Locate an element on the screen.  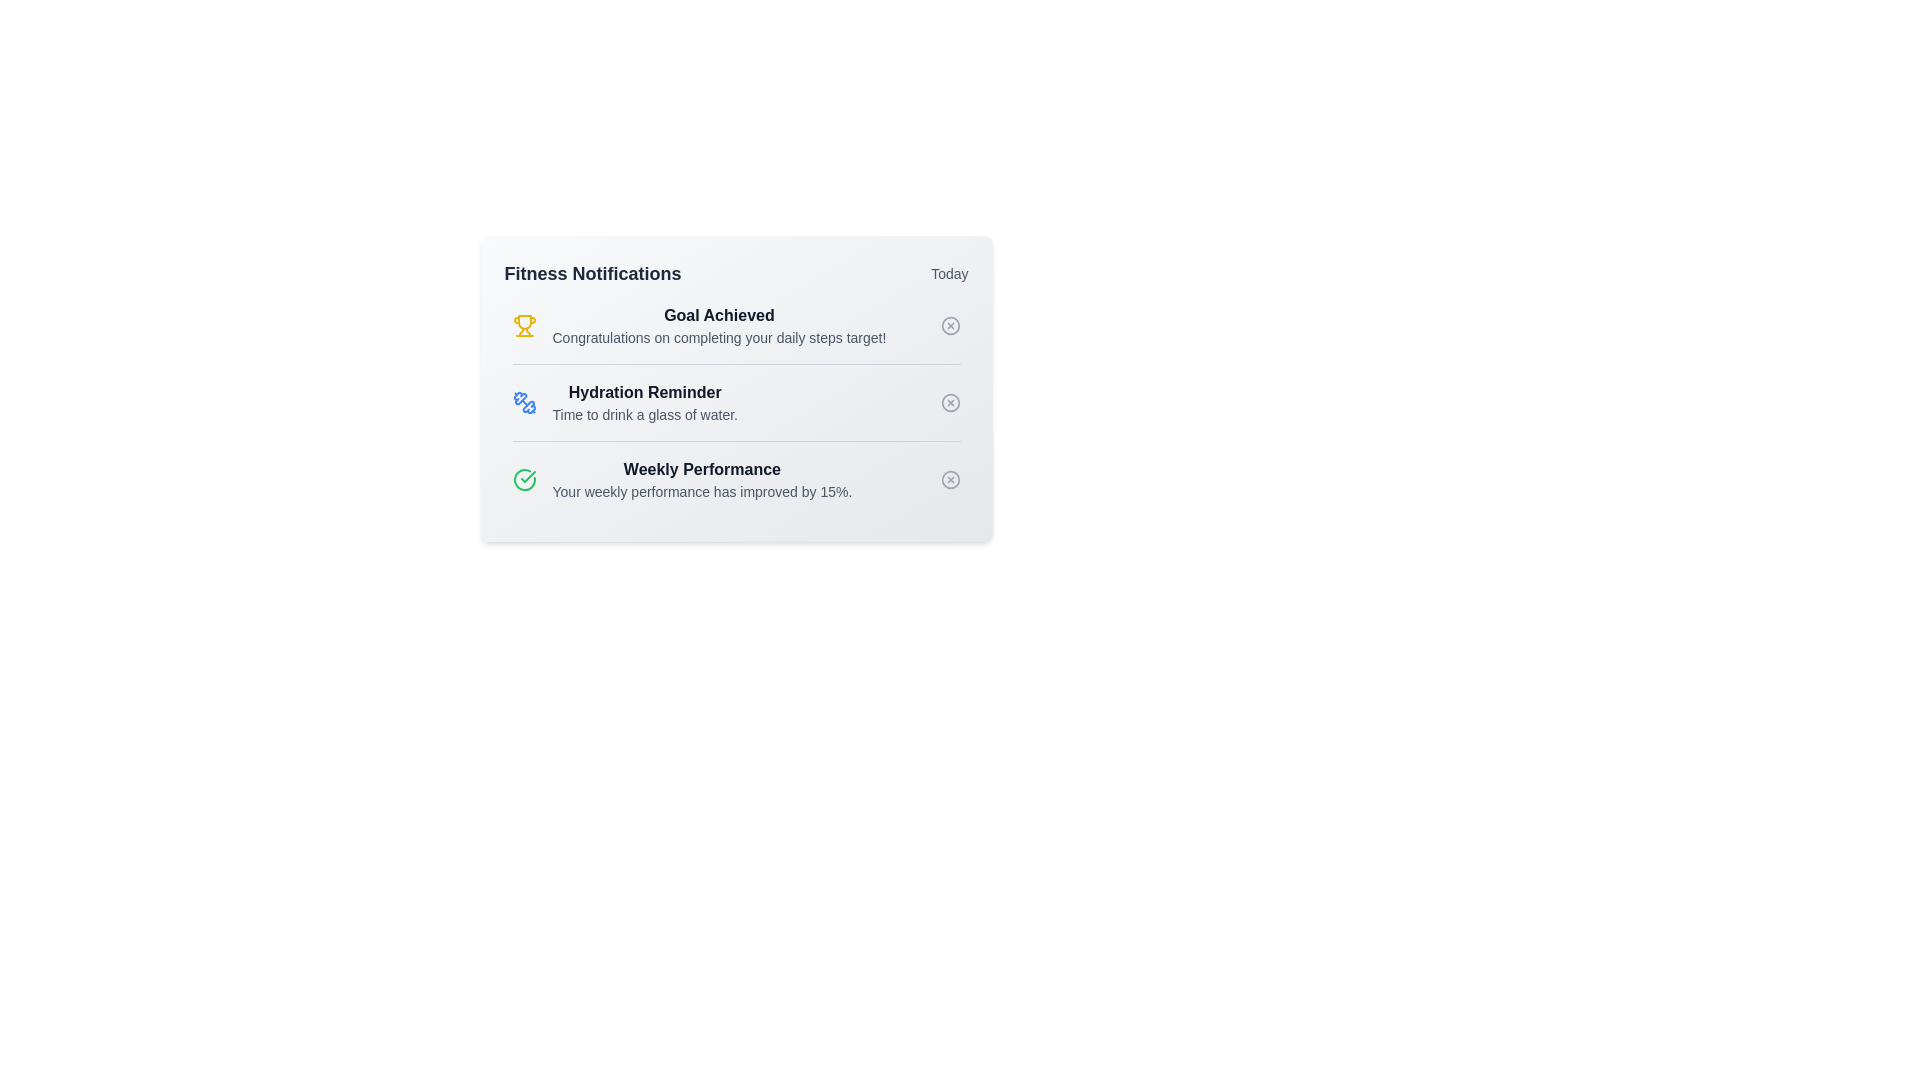
the text block that provides a motivational summary message about the user's performance for the week, located in the 'Fitness Notifications' section as the third item below 'Goal Achieved' and 'Hydration Reminder' is located at coordinates (702, 479).